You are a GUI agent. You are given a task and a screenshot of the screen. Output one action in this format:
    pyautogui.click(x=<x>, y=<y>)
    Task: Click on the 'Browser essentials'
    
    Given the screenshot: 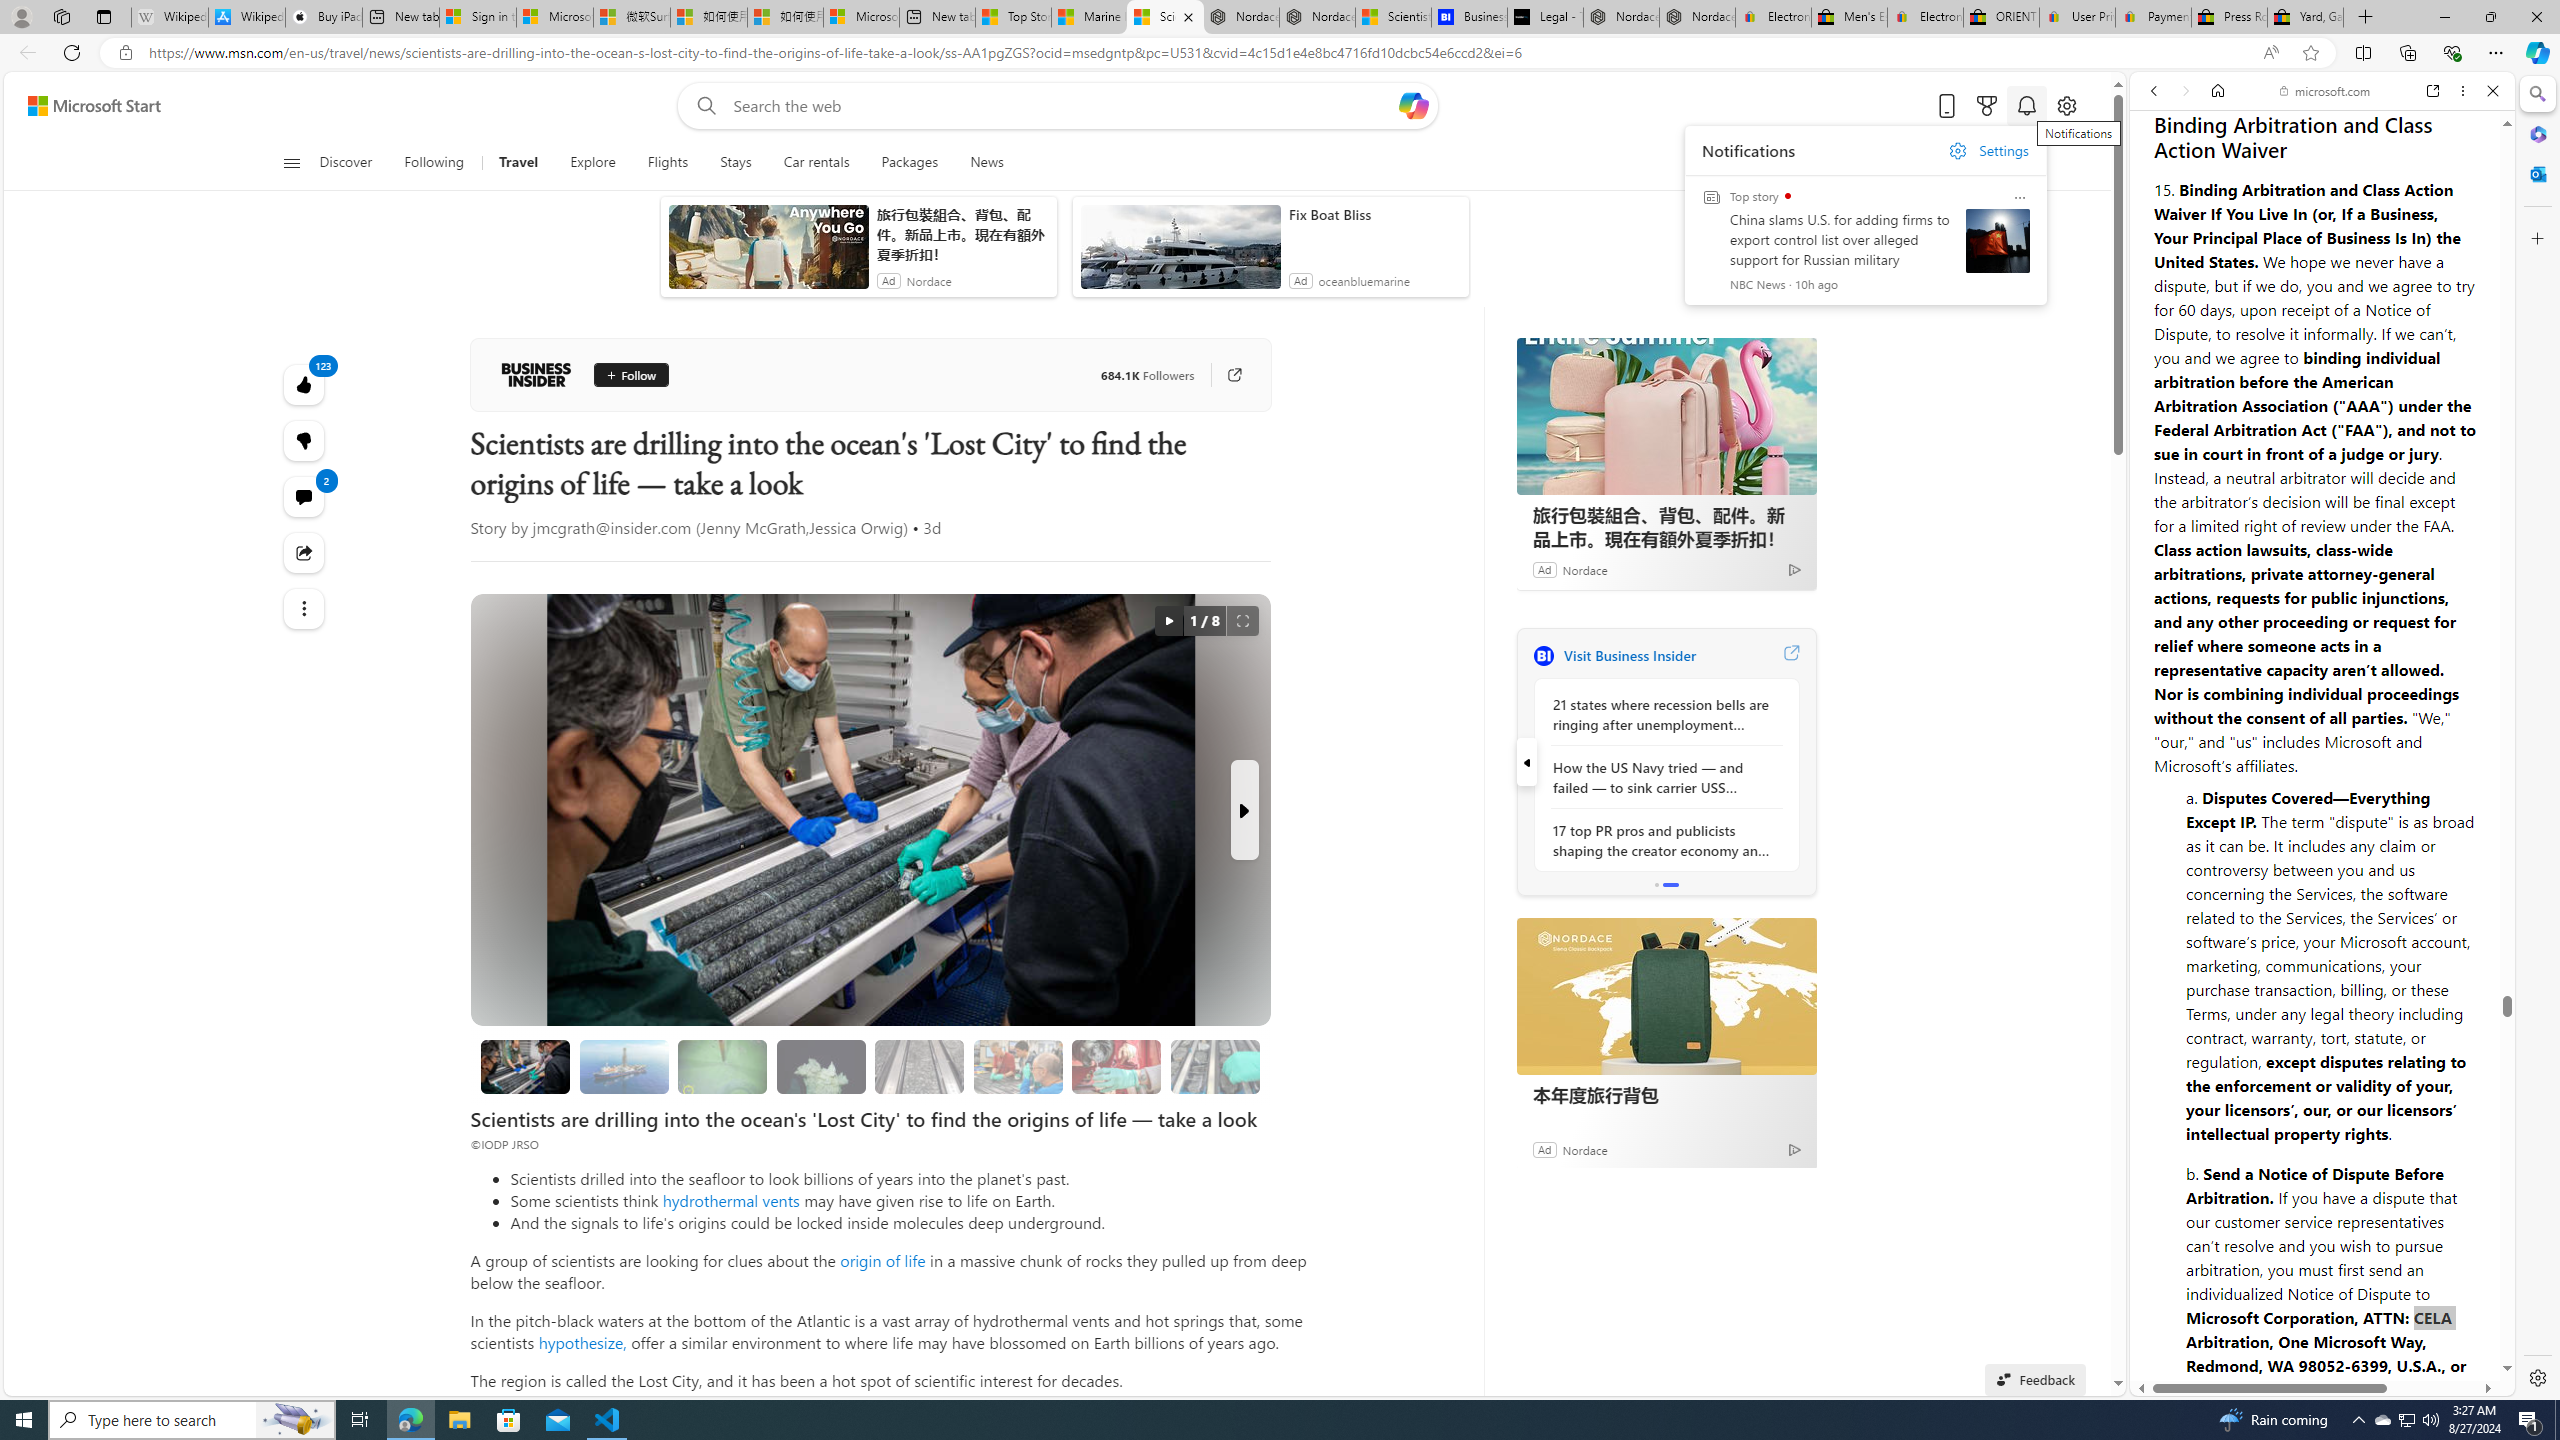 What is the action you would take?
    pyautogui.click(x=2451, y=51)
    